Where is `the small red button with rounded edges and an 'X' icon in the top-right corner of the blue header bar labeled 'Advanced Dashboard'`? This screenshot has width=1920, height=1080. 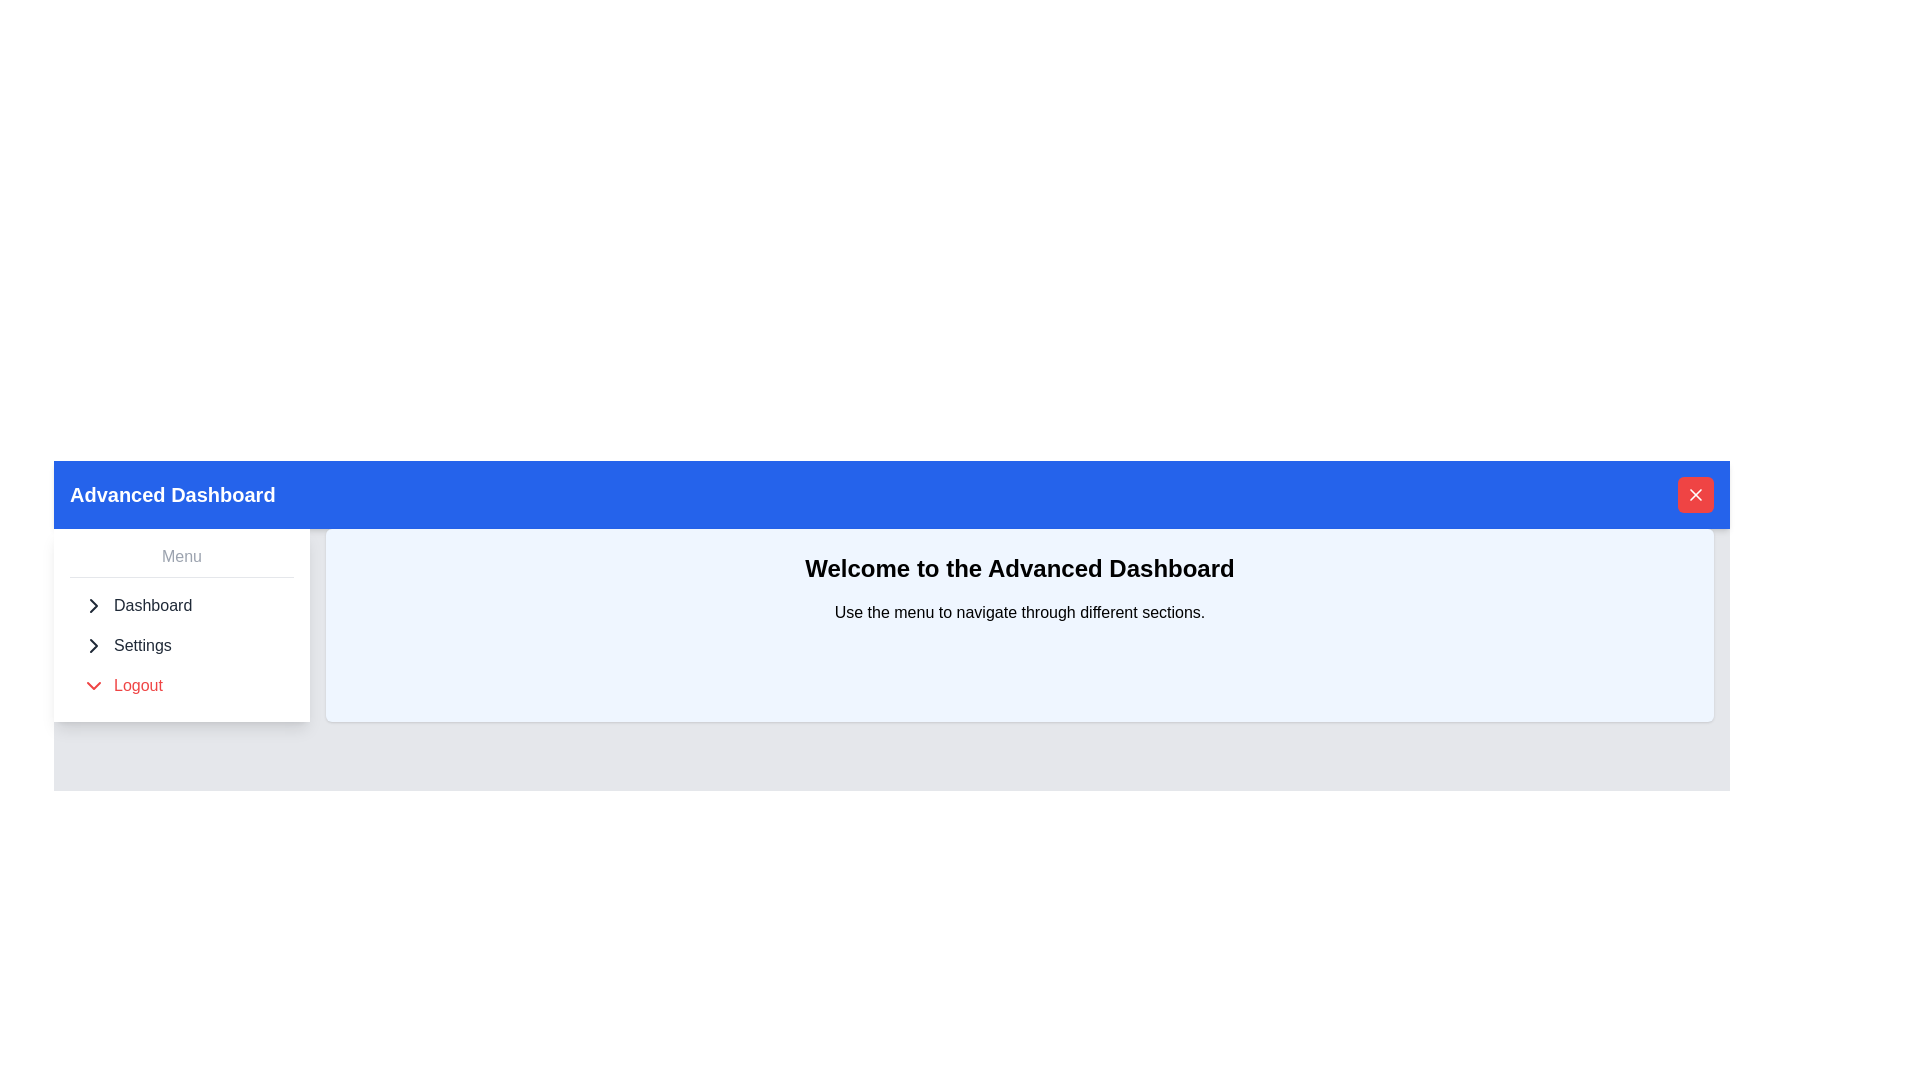
the small red button with rounded edges and an 'X' icon in the top-right corner of the blue header bar labeled 'Advanced Dashboard' is located at coordinates (1694, 494).